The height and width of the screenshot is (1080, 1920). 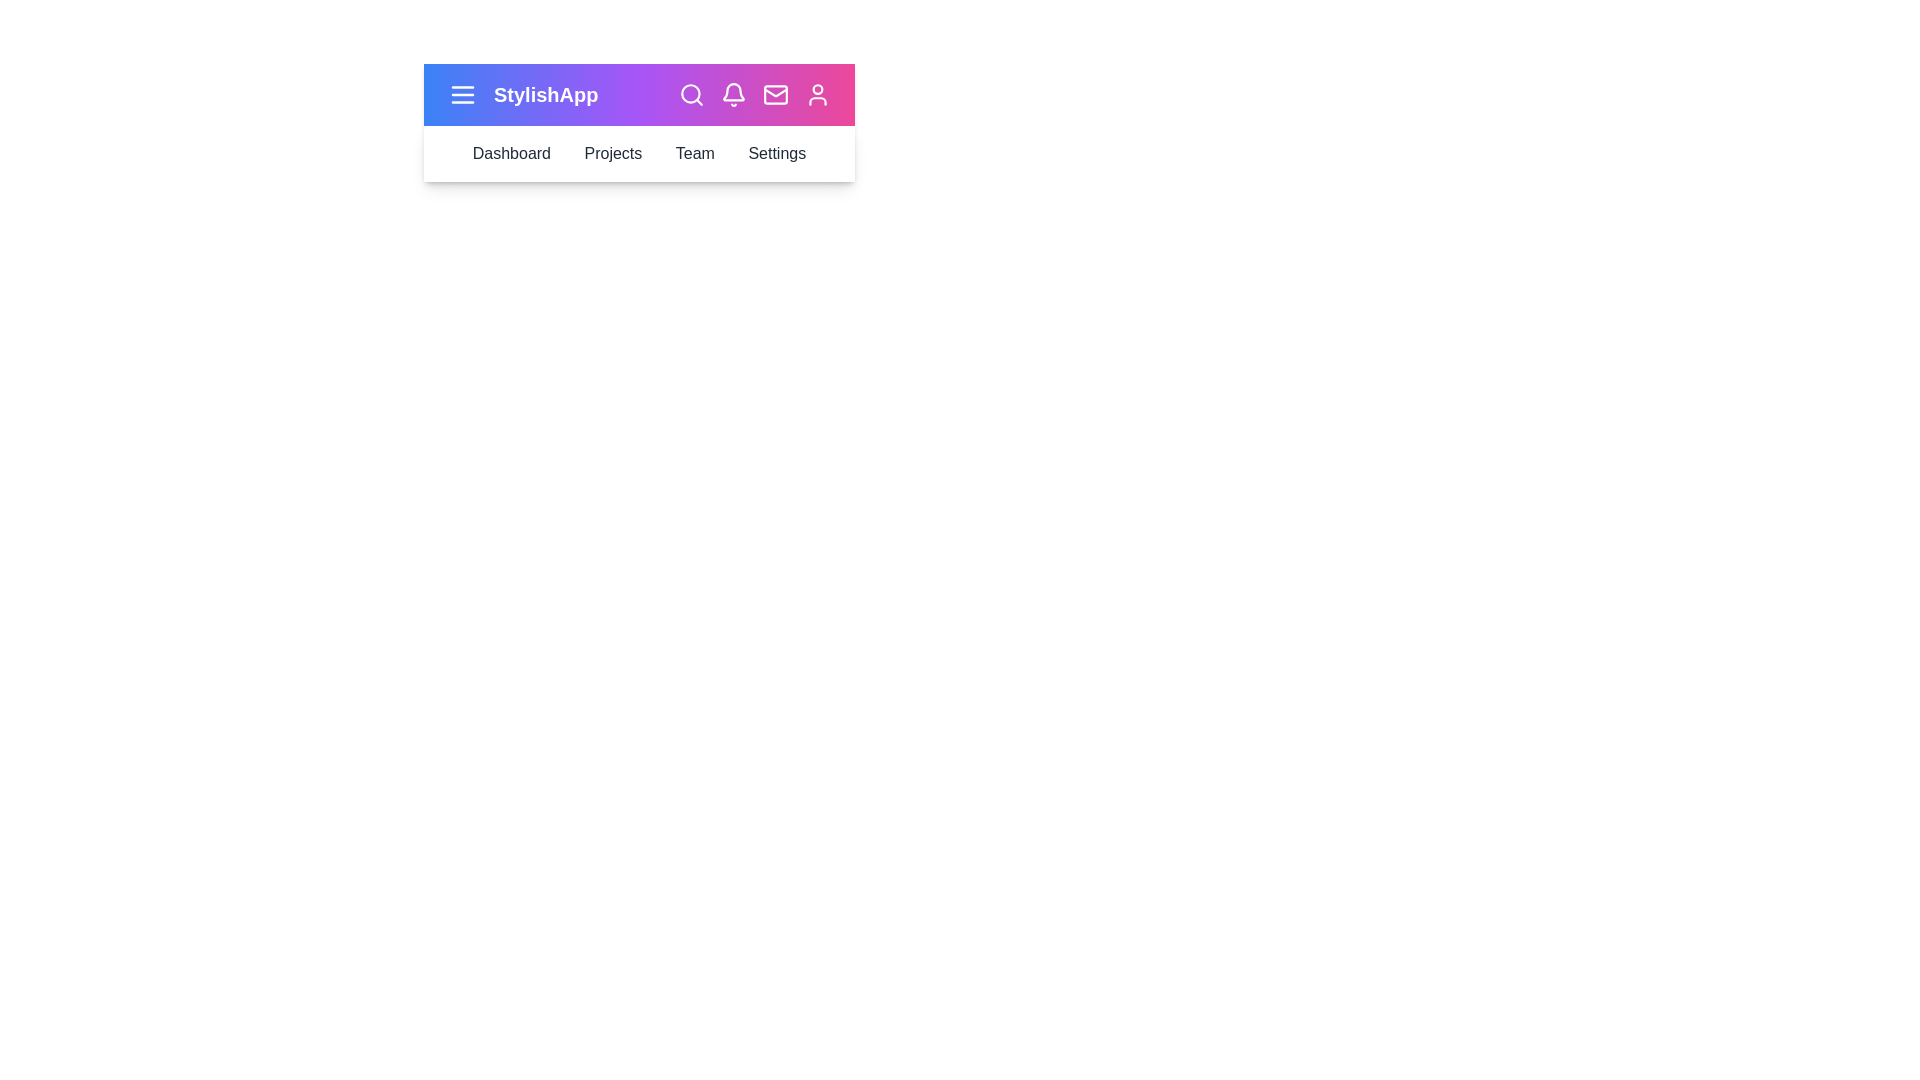 What do you see at coordinates (691, 95) in the screenshot?
I see `the search icon in the StylishAppBar component` at bounding box center [691, 95].